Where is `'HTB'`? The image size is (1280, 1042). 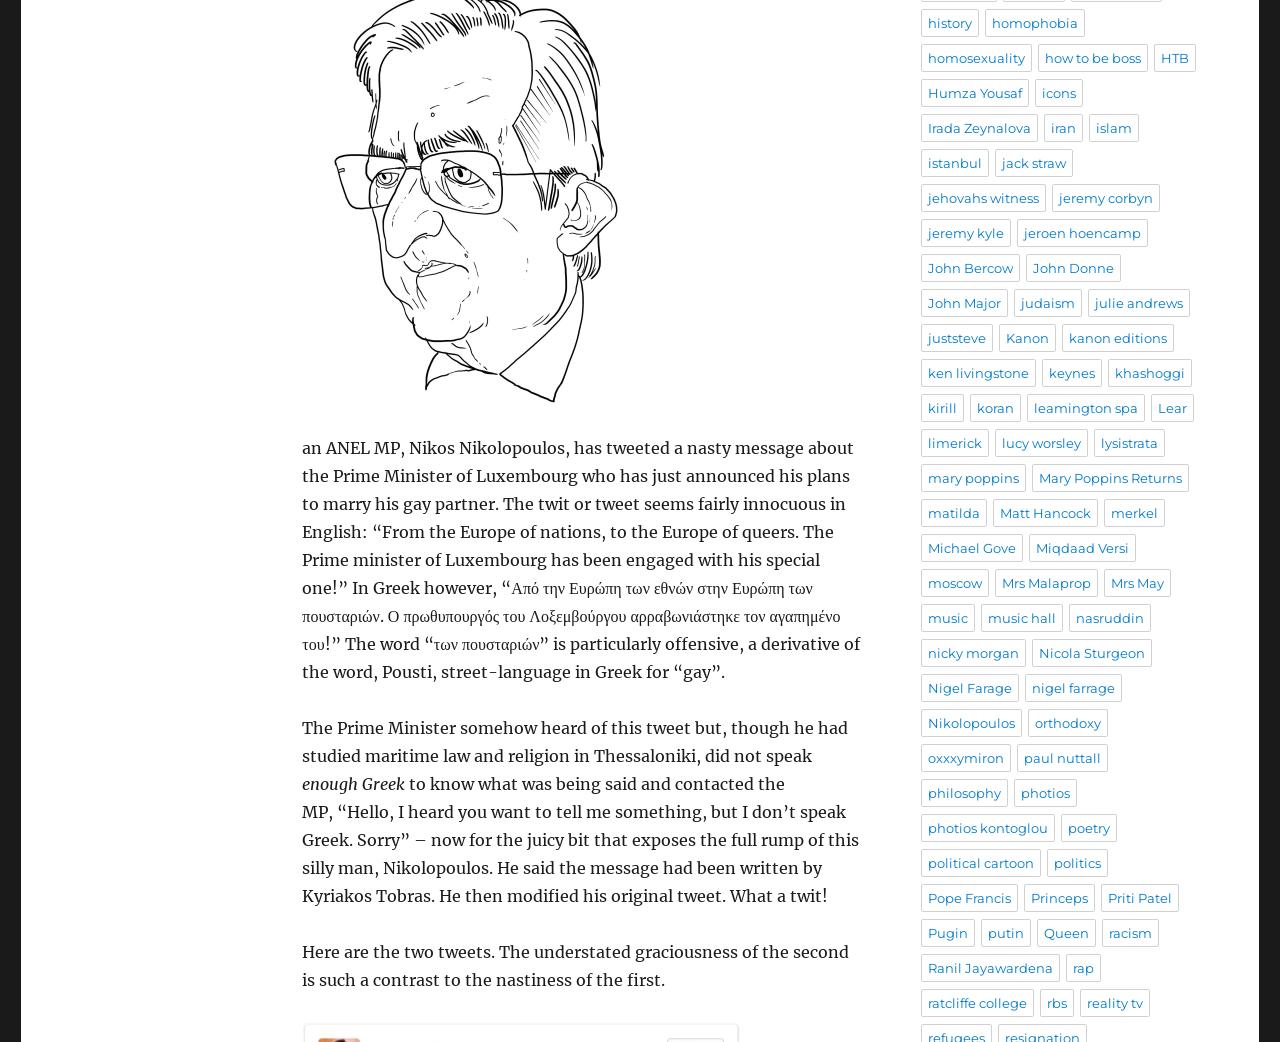
'HTB' is located at coordinates (1175, 57).